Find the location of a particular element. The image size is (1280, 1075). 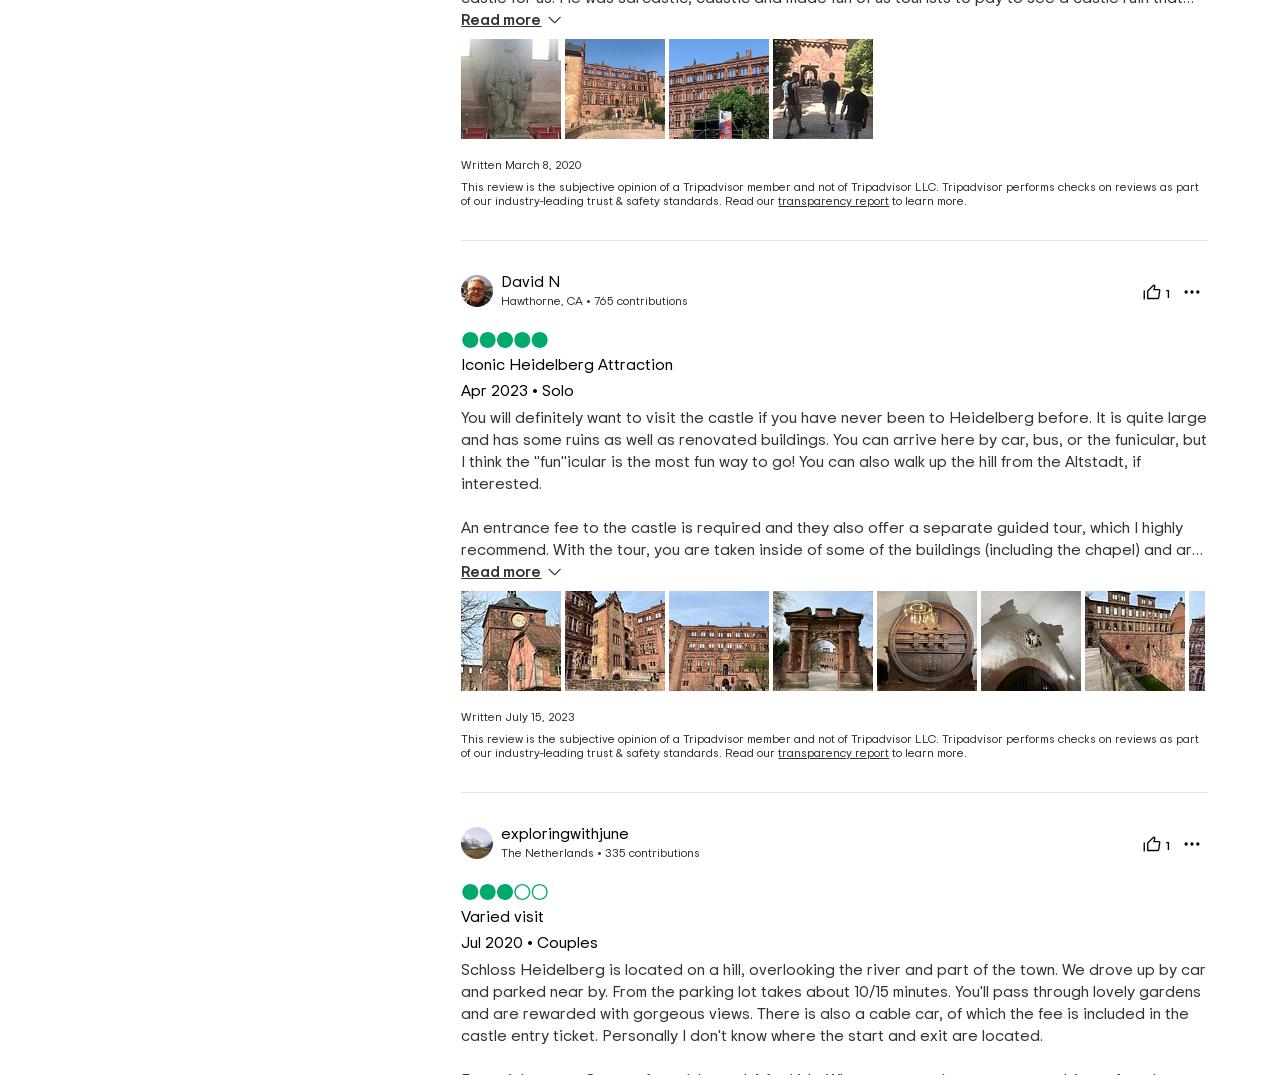

'exploringwithjune' is located at coordinates (563, 833).